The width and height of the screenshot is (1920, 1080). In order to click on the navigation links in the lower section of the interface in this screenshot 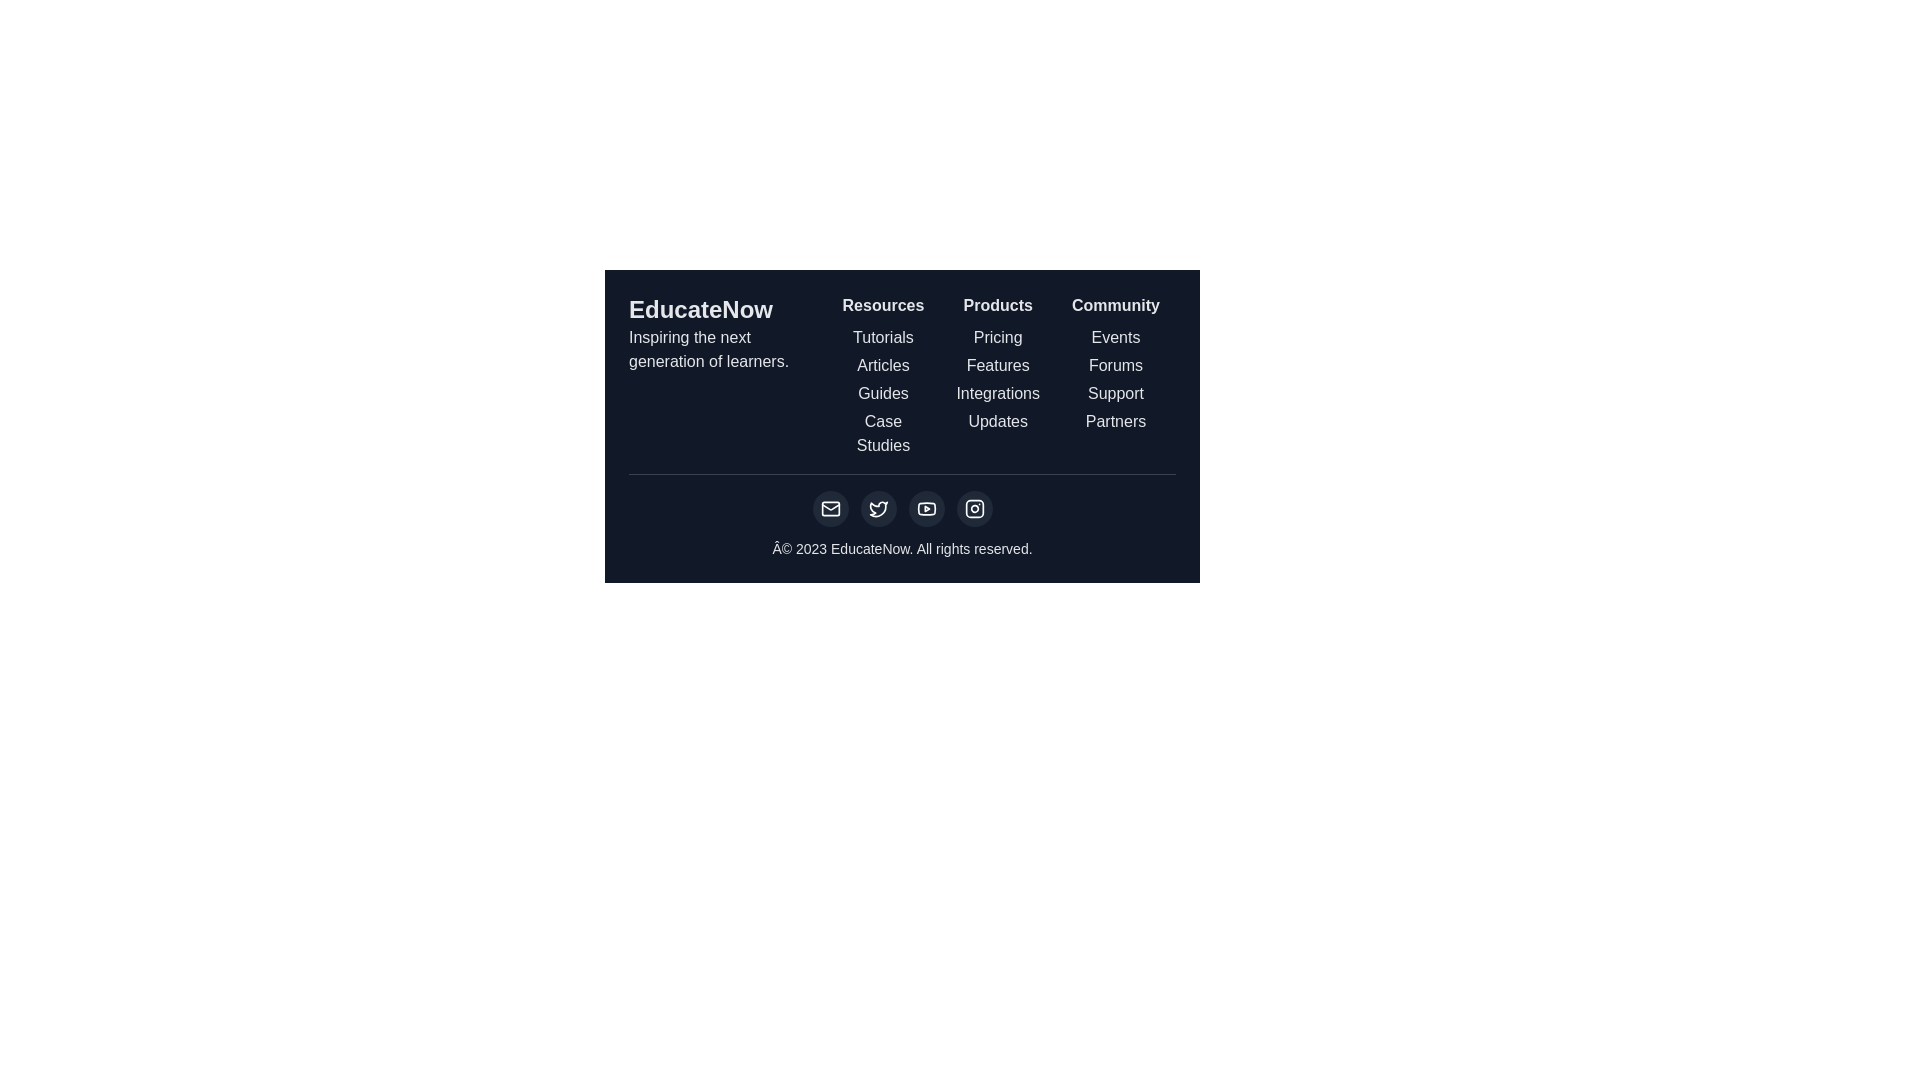, I will do `click(901, 375)`.